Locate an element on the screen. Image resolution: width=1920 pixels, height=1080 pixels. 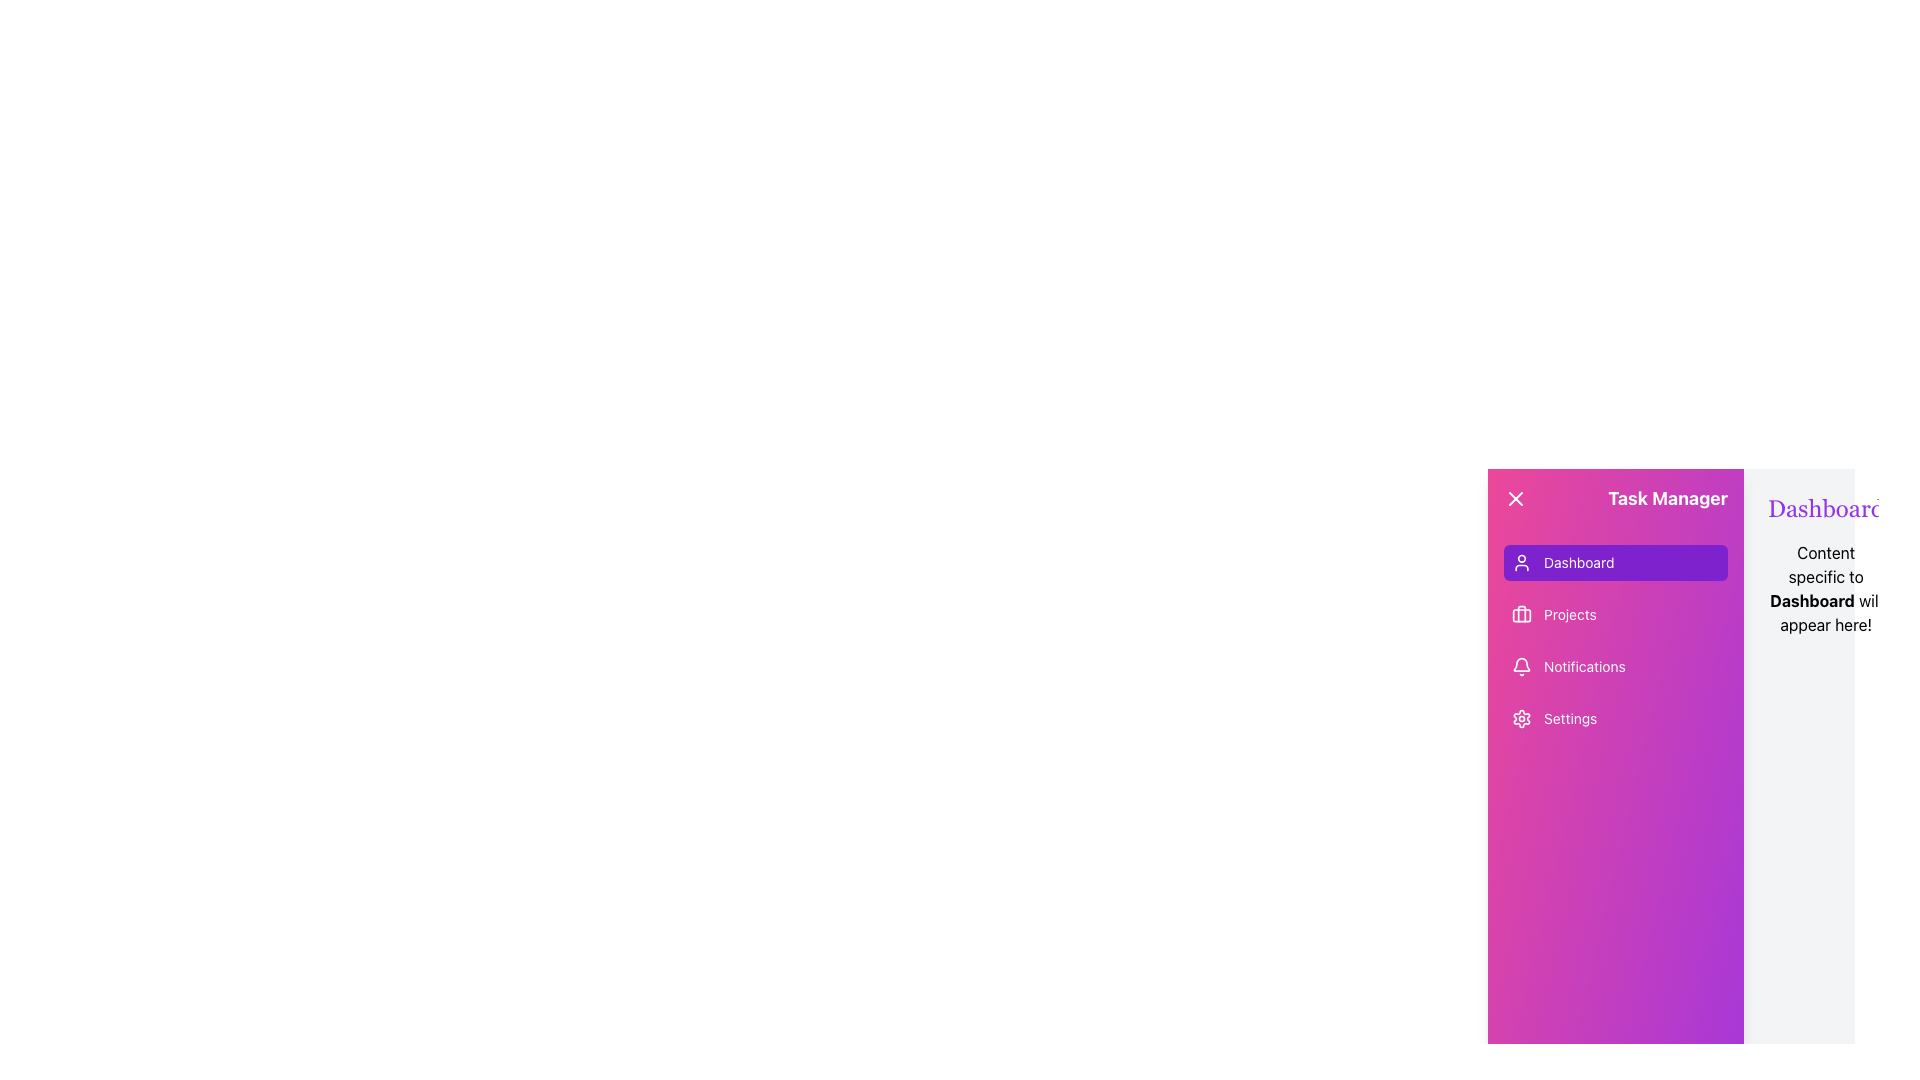
the 'Notifications' button in the vertical navigation menu is located at coordinates (1616, 667).